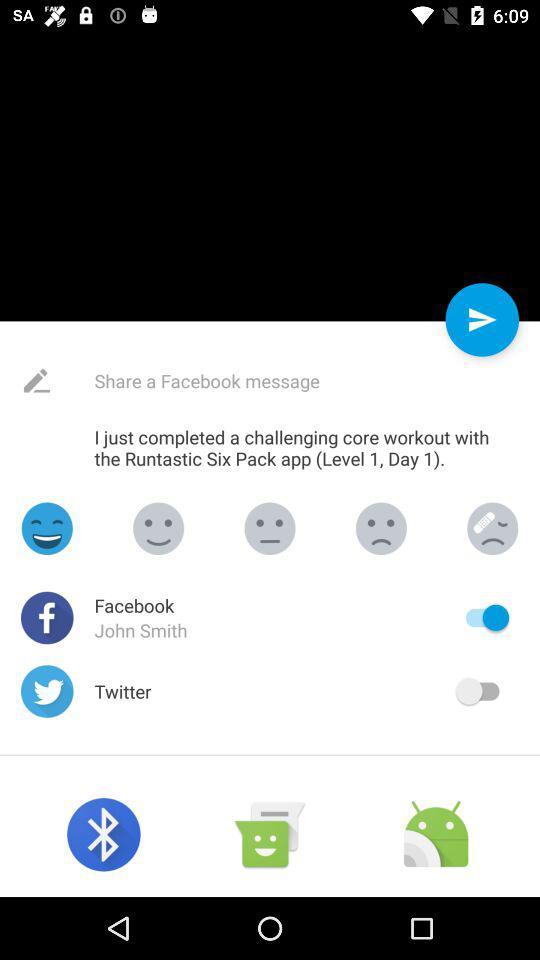 The image size is (540, 960). I want to click on insert sadness emoticon, so click(381, 527).